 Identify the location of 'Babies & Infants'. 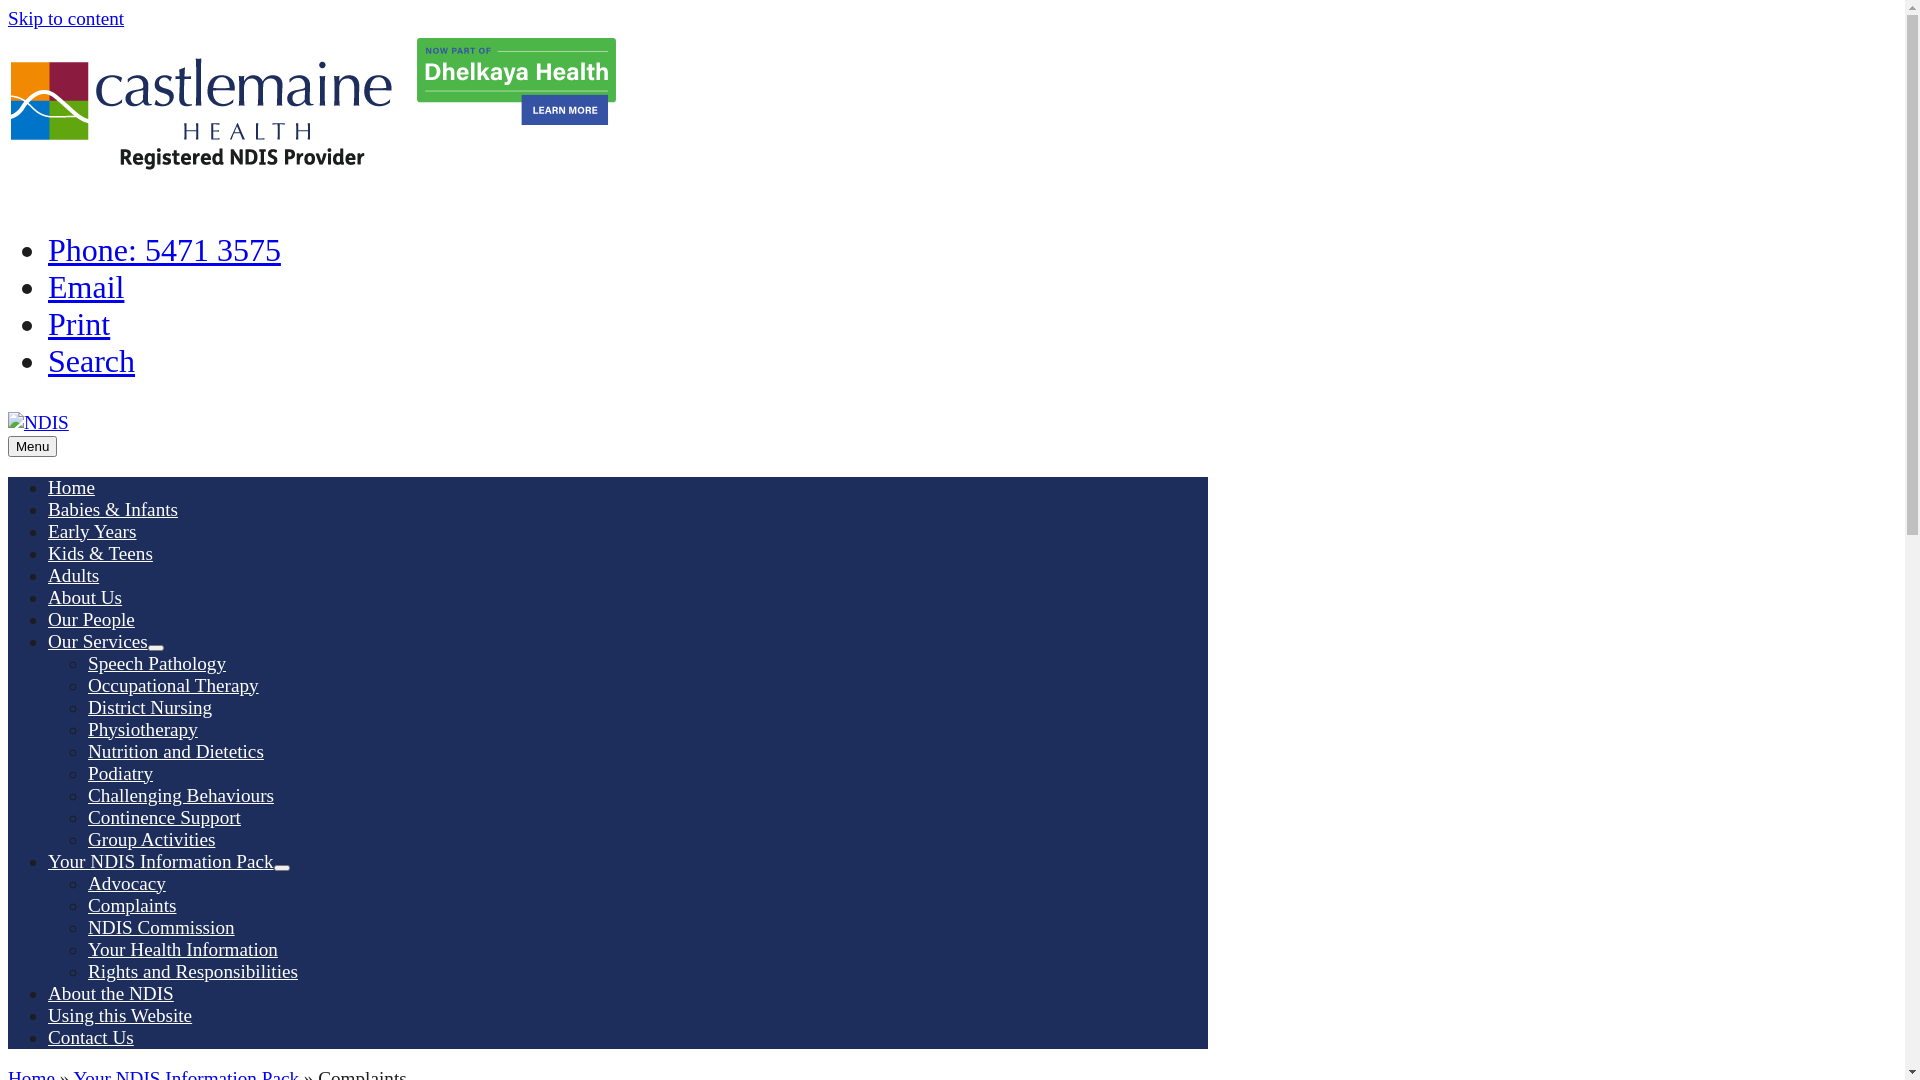
(112, 508).